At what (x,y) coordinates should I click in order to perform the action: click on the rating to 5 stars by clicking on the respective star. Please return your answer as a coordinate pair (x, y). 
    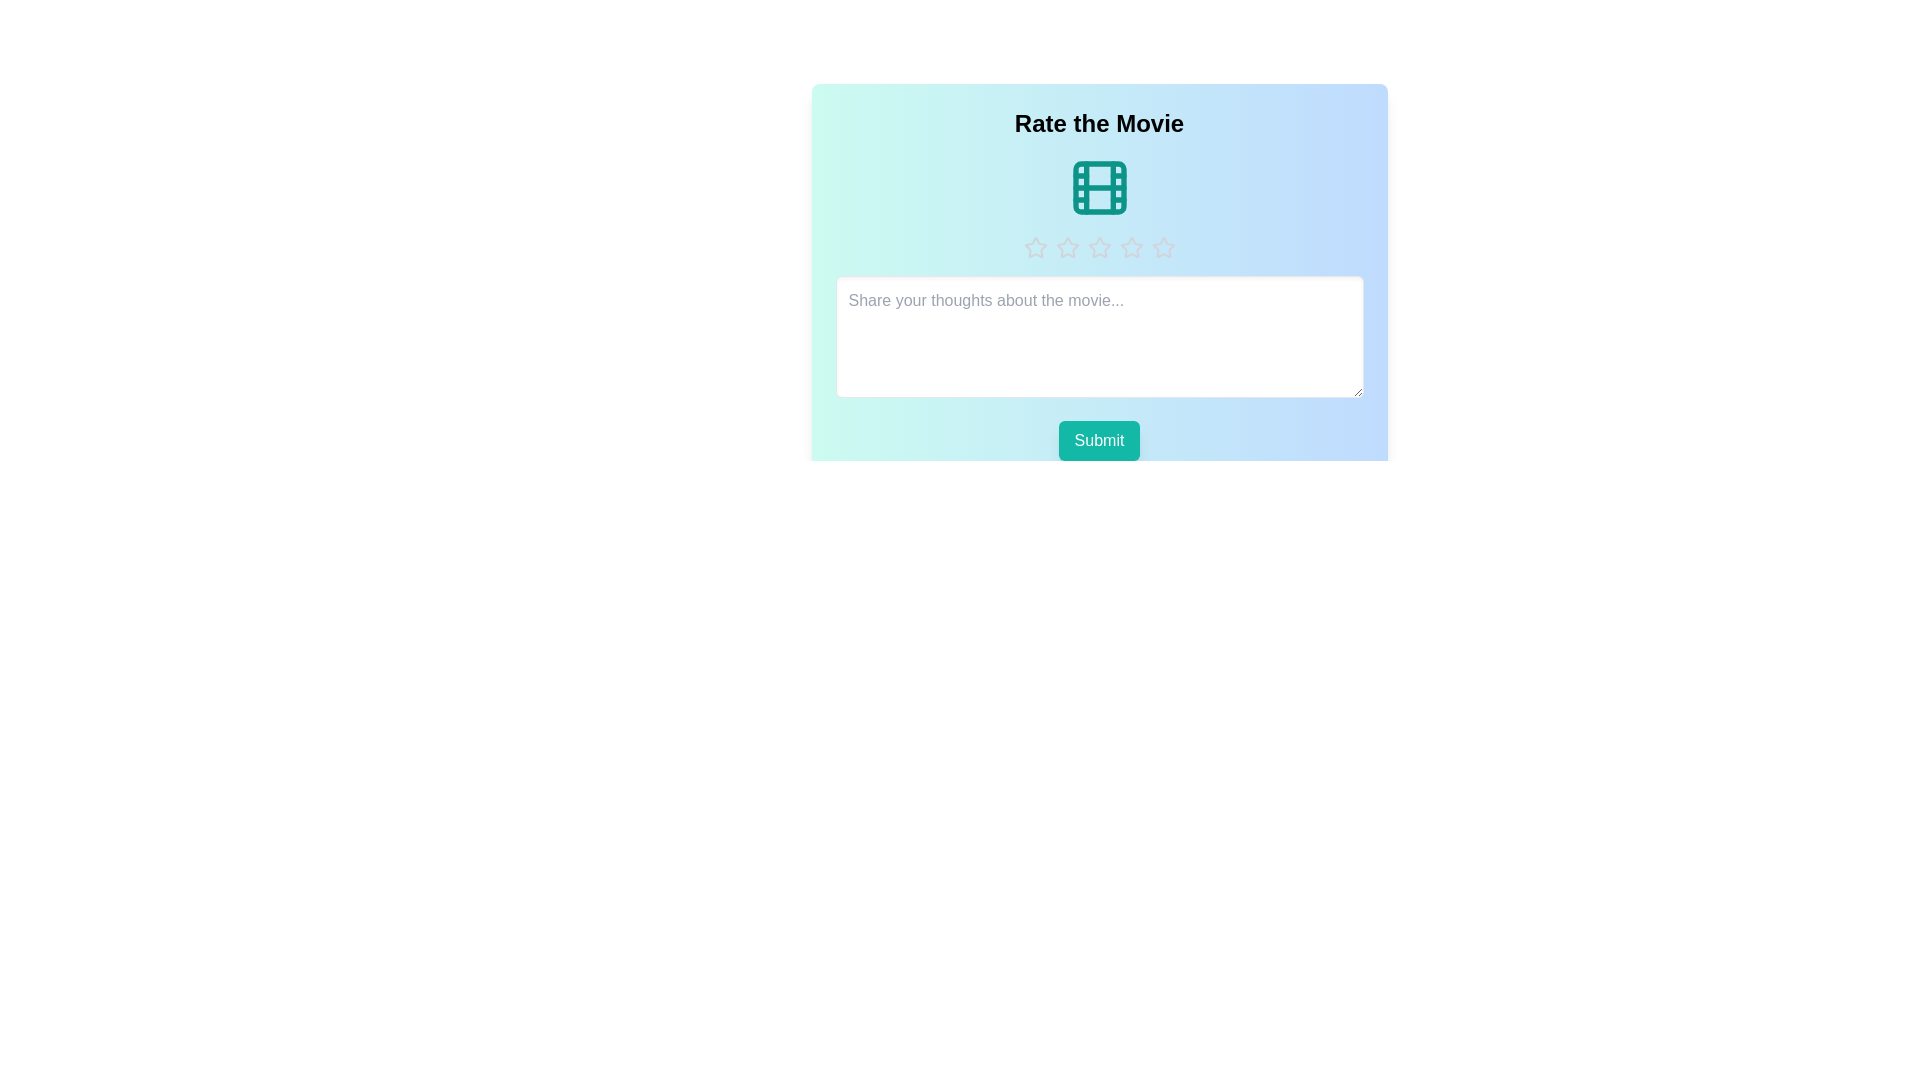
    Looking at the image, I should click on (1163, 246).